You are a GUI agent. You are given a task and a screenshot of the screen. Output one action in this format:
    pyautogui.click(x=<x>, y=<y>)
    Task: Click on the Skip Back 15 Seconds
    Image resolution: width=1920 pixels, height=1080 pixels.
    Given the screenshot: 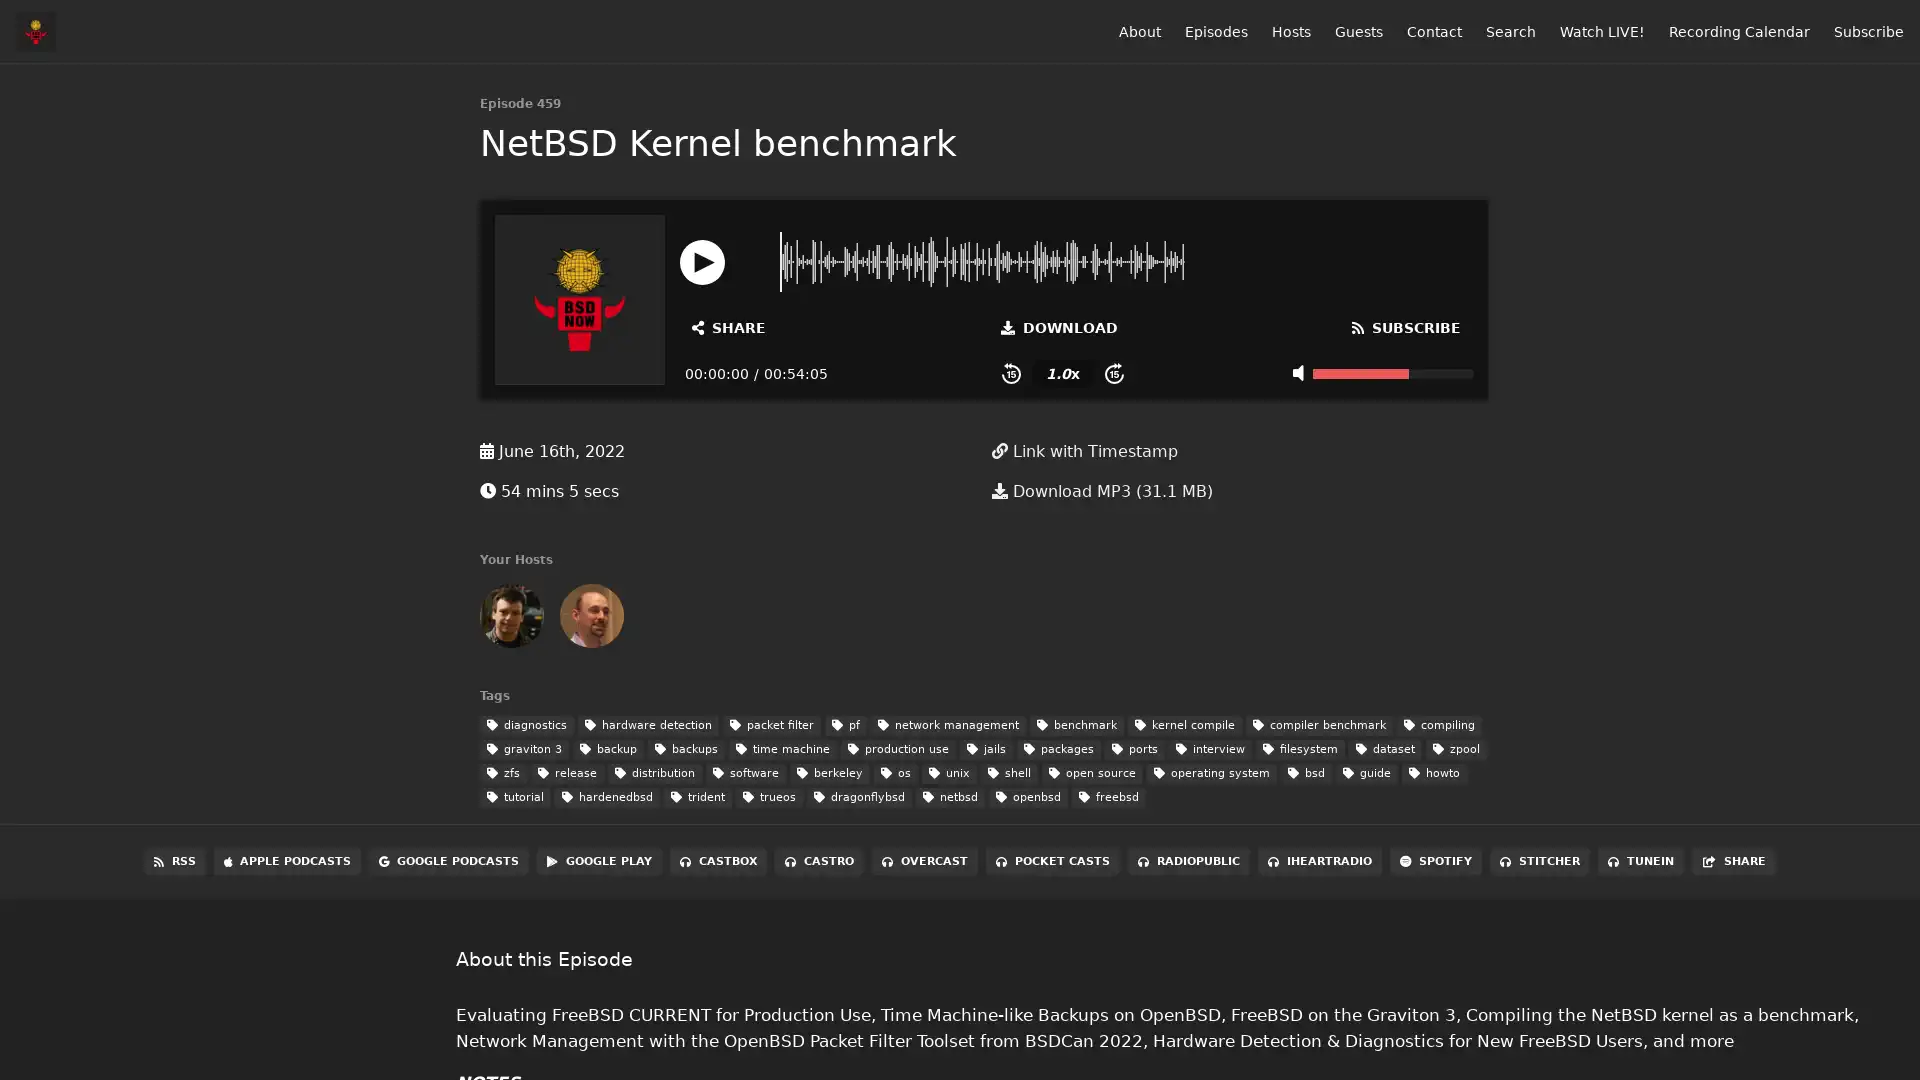 What is the action you would take?
    pyautogui.click(x=1011, y=373)
    